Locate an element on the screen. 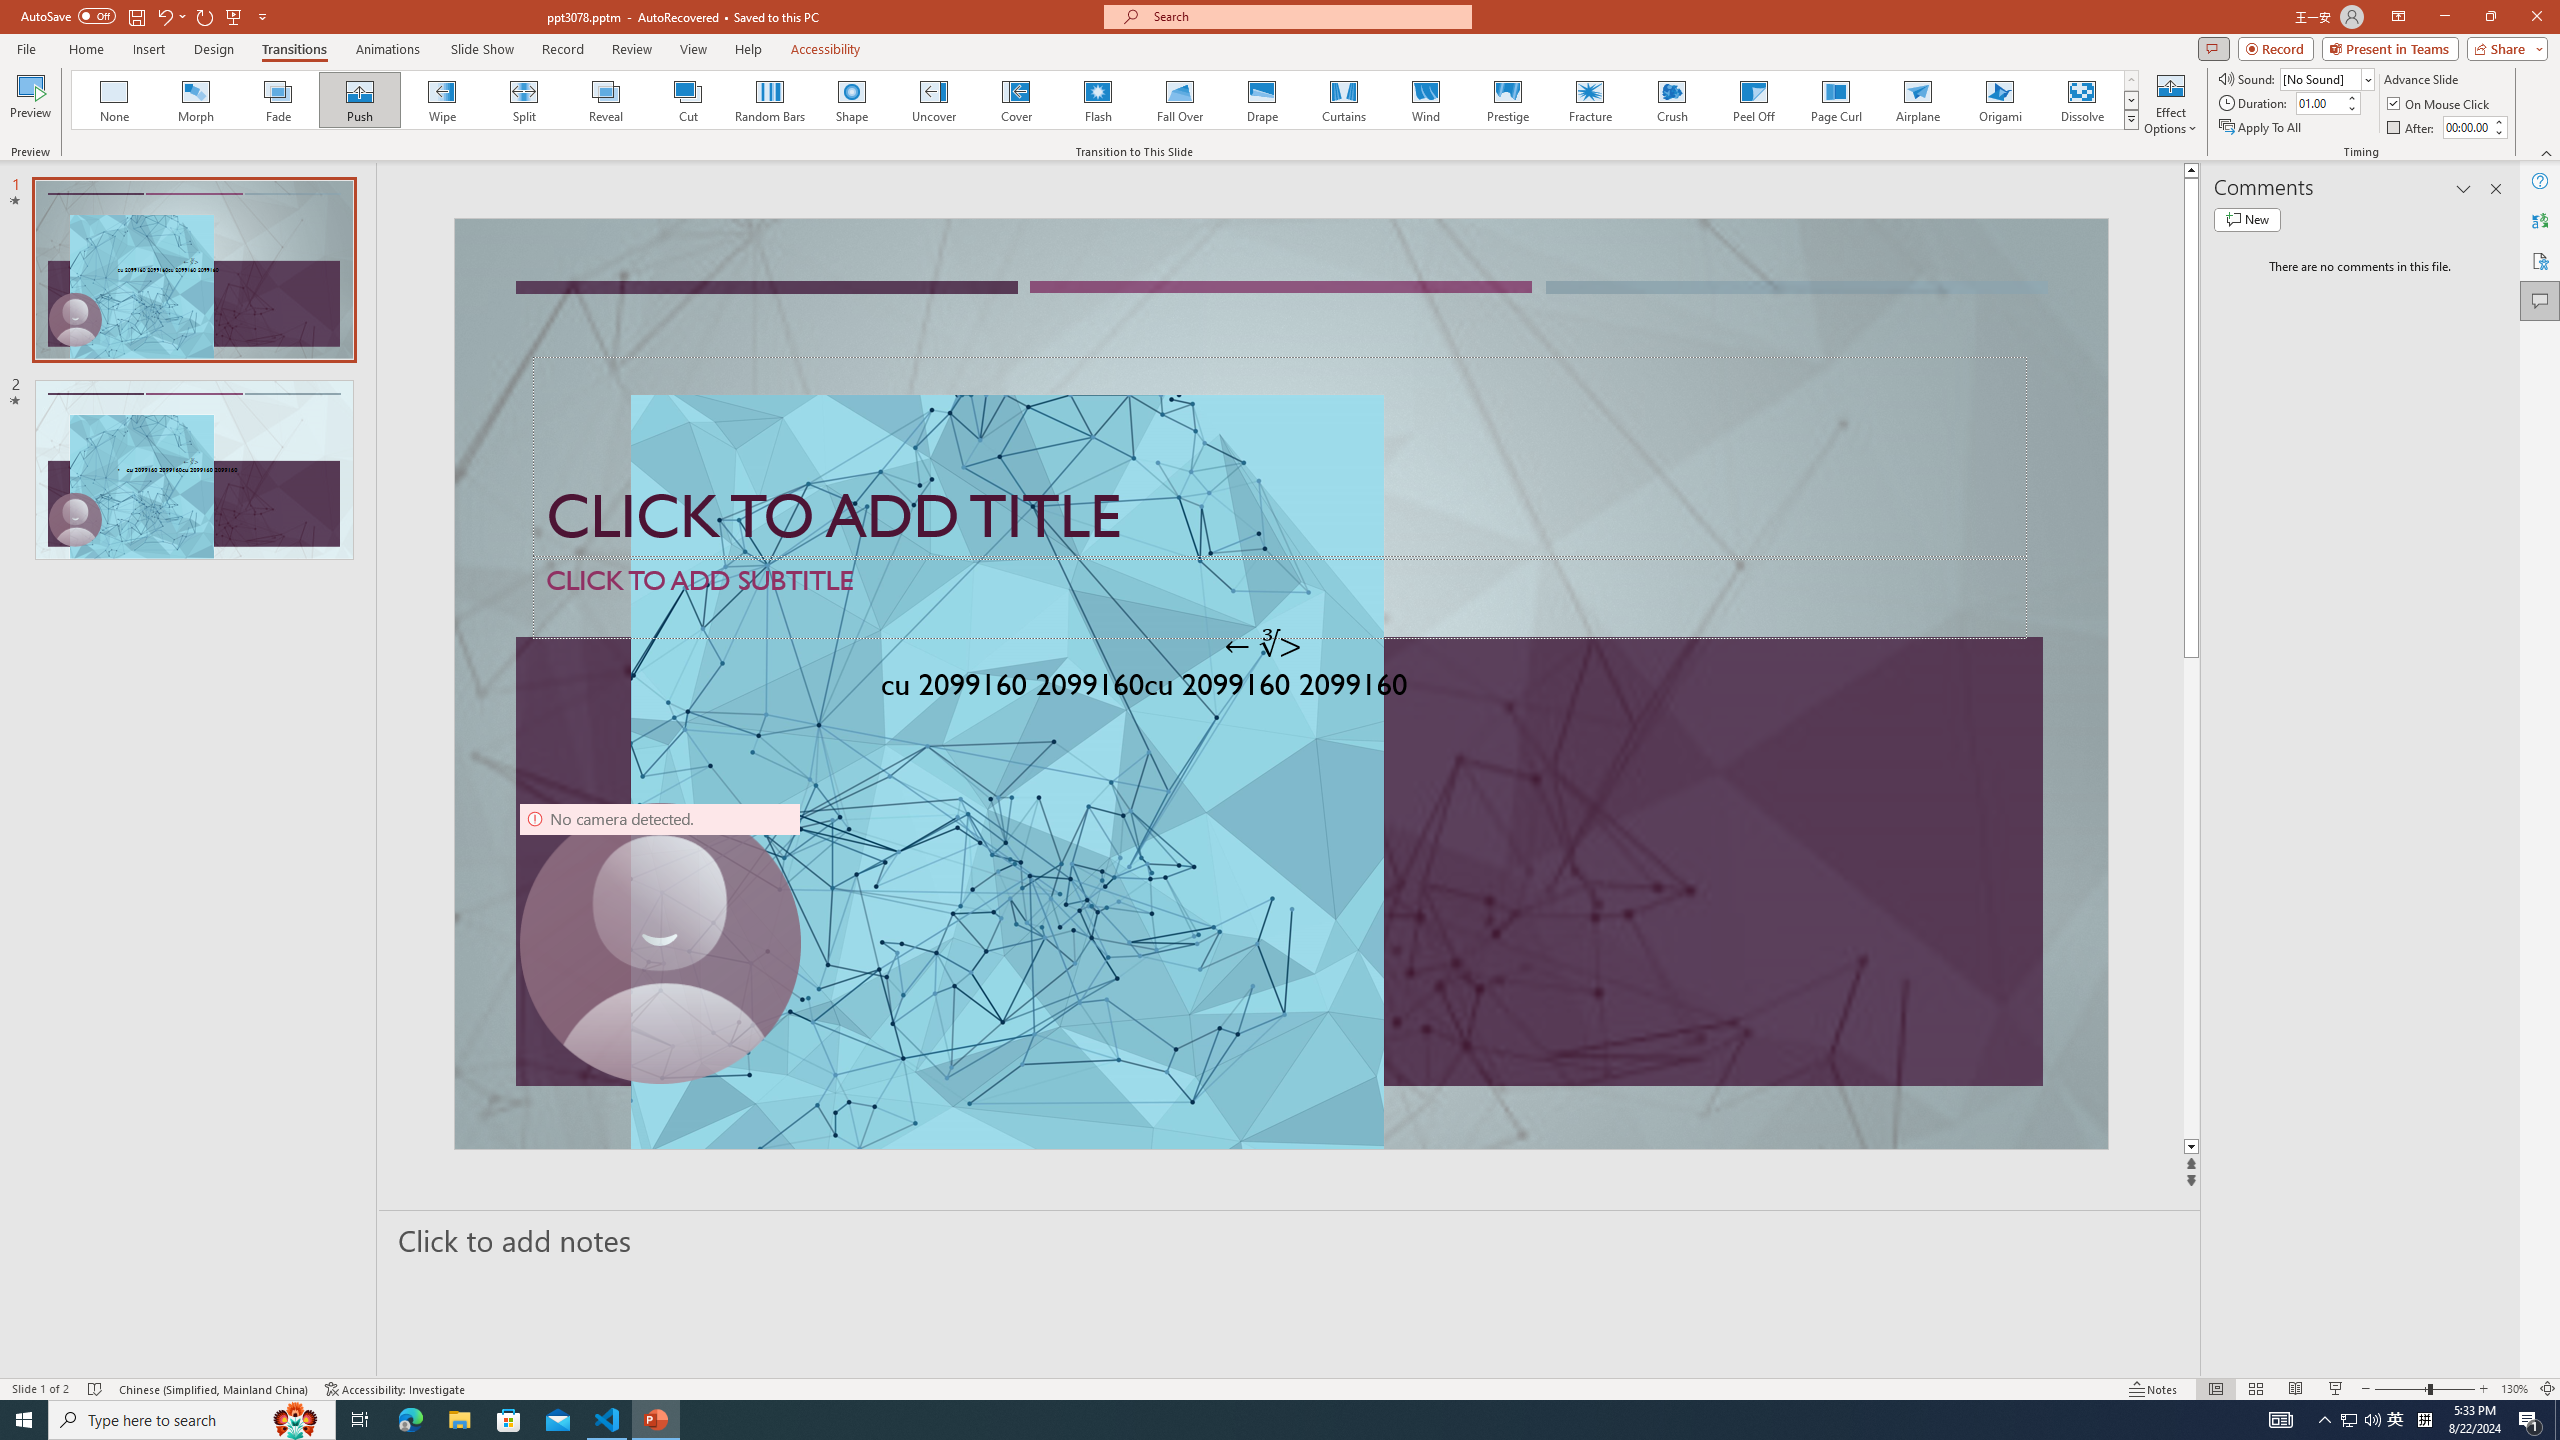 The width and height of the screenshot is (2560, 1440). 'Review' is located at coordinates (631, 49).